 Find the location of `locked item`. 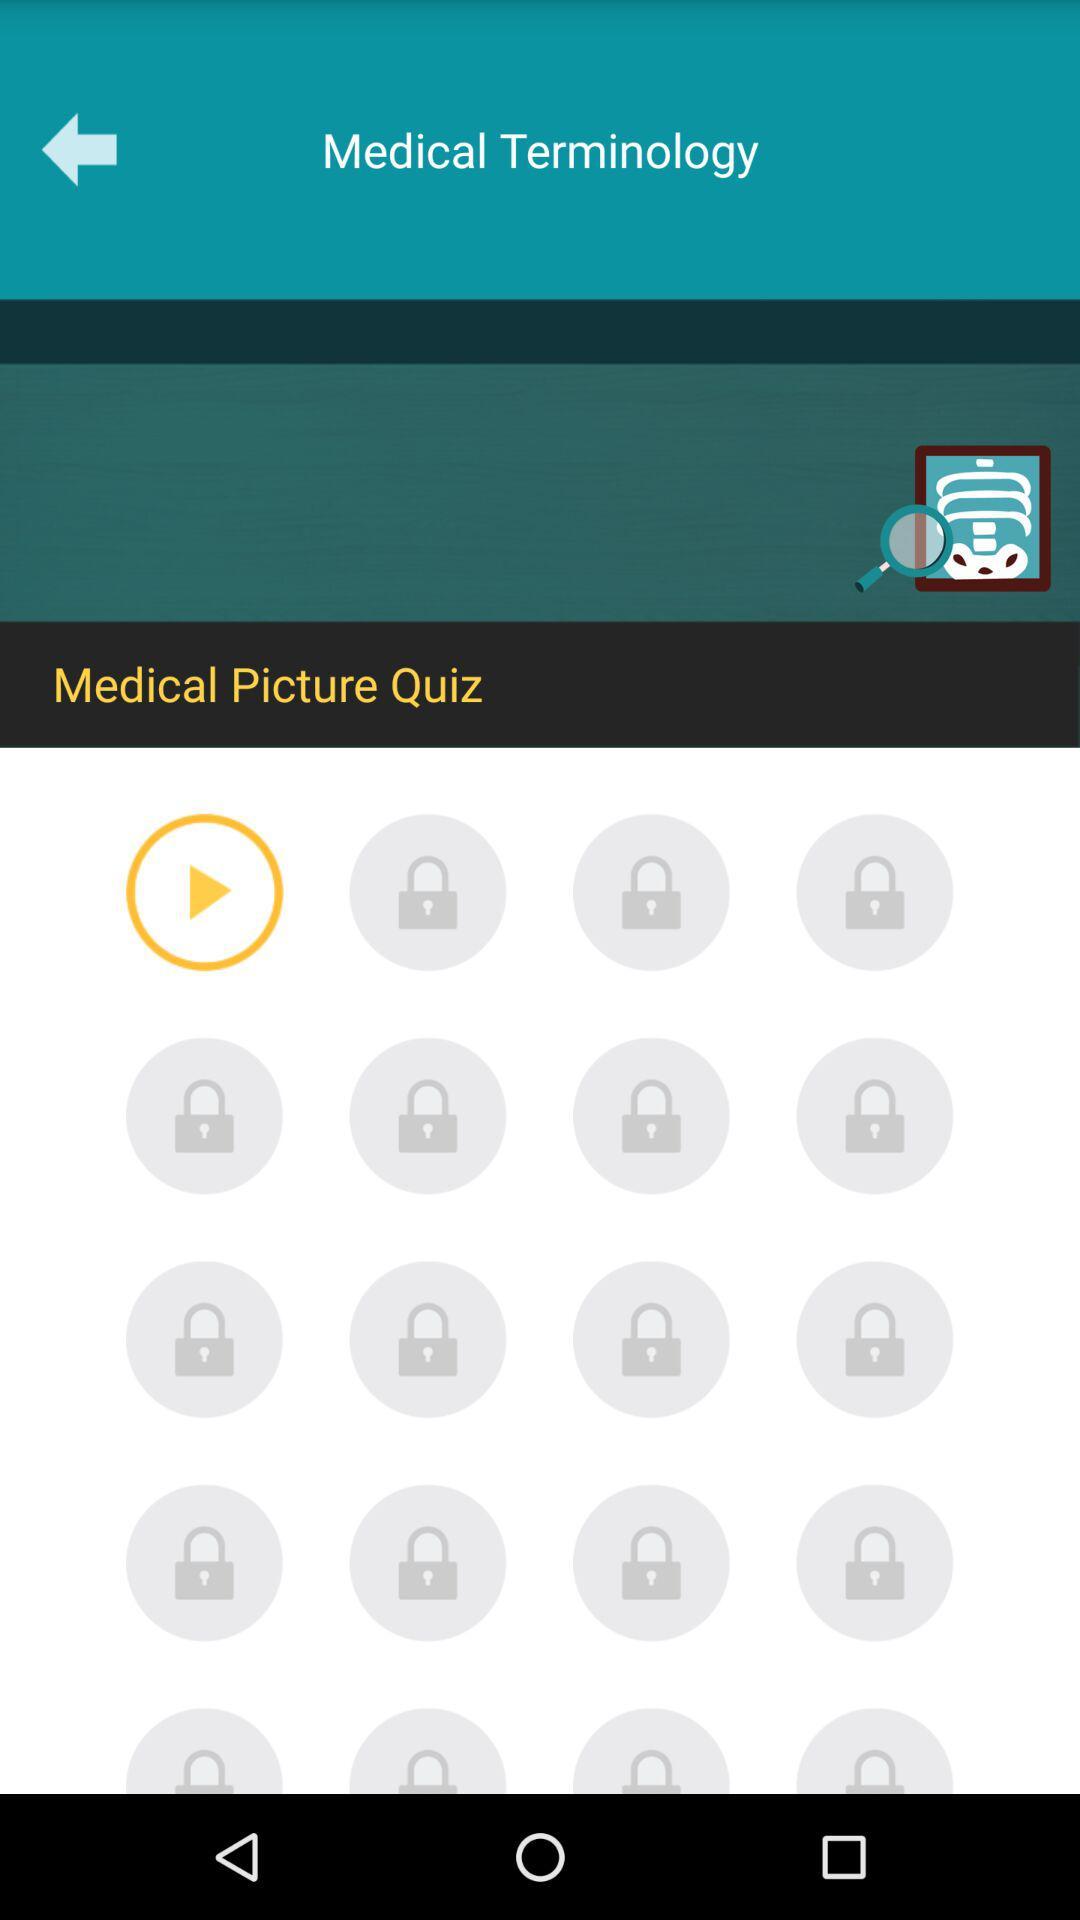

locked item is located at coordinates (874, 891).